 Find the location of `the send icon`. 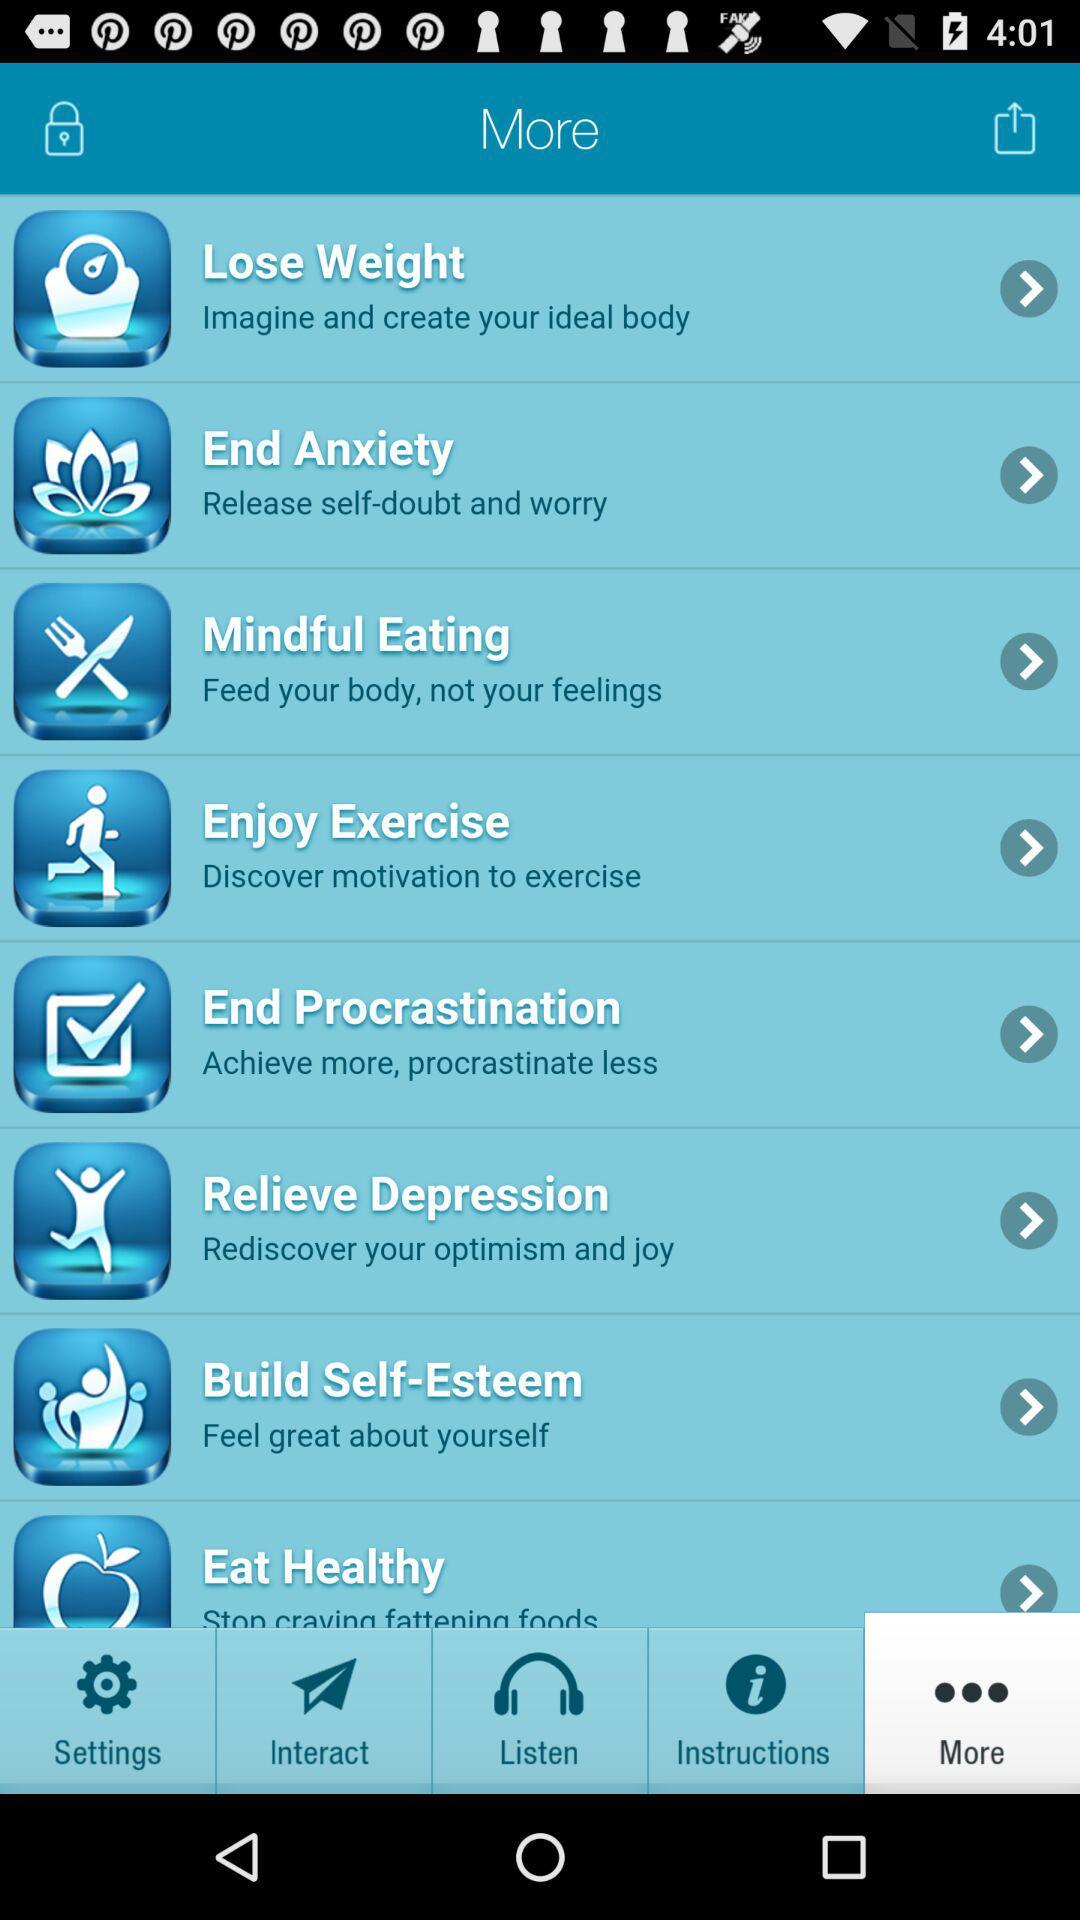

the send icon is located at coordinates (323, 1821).